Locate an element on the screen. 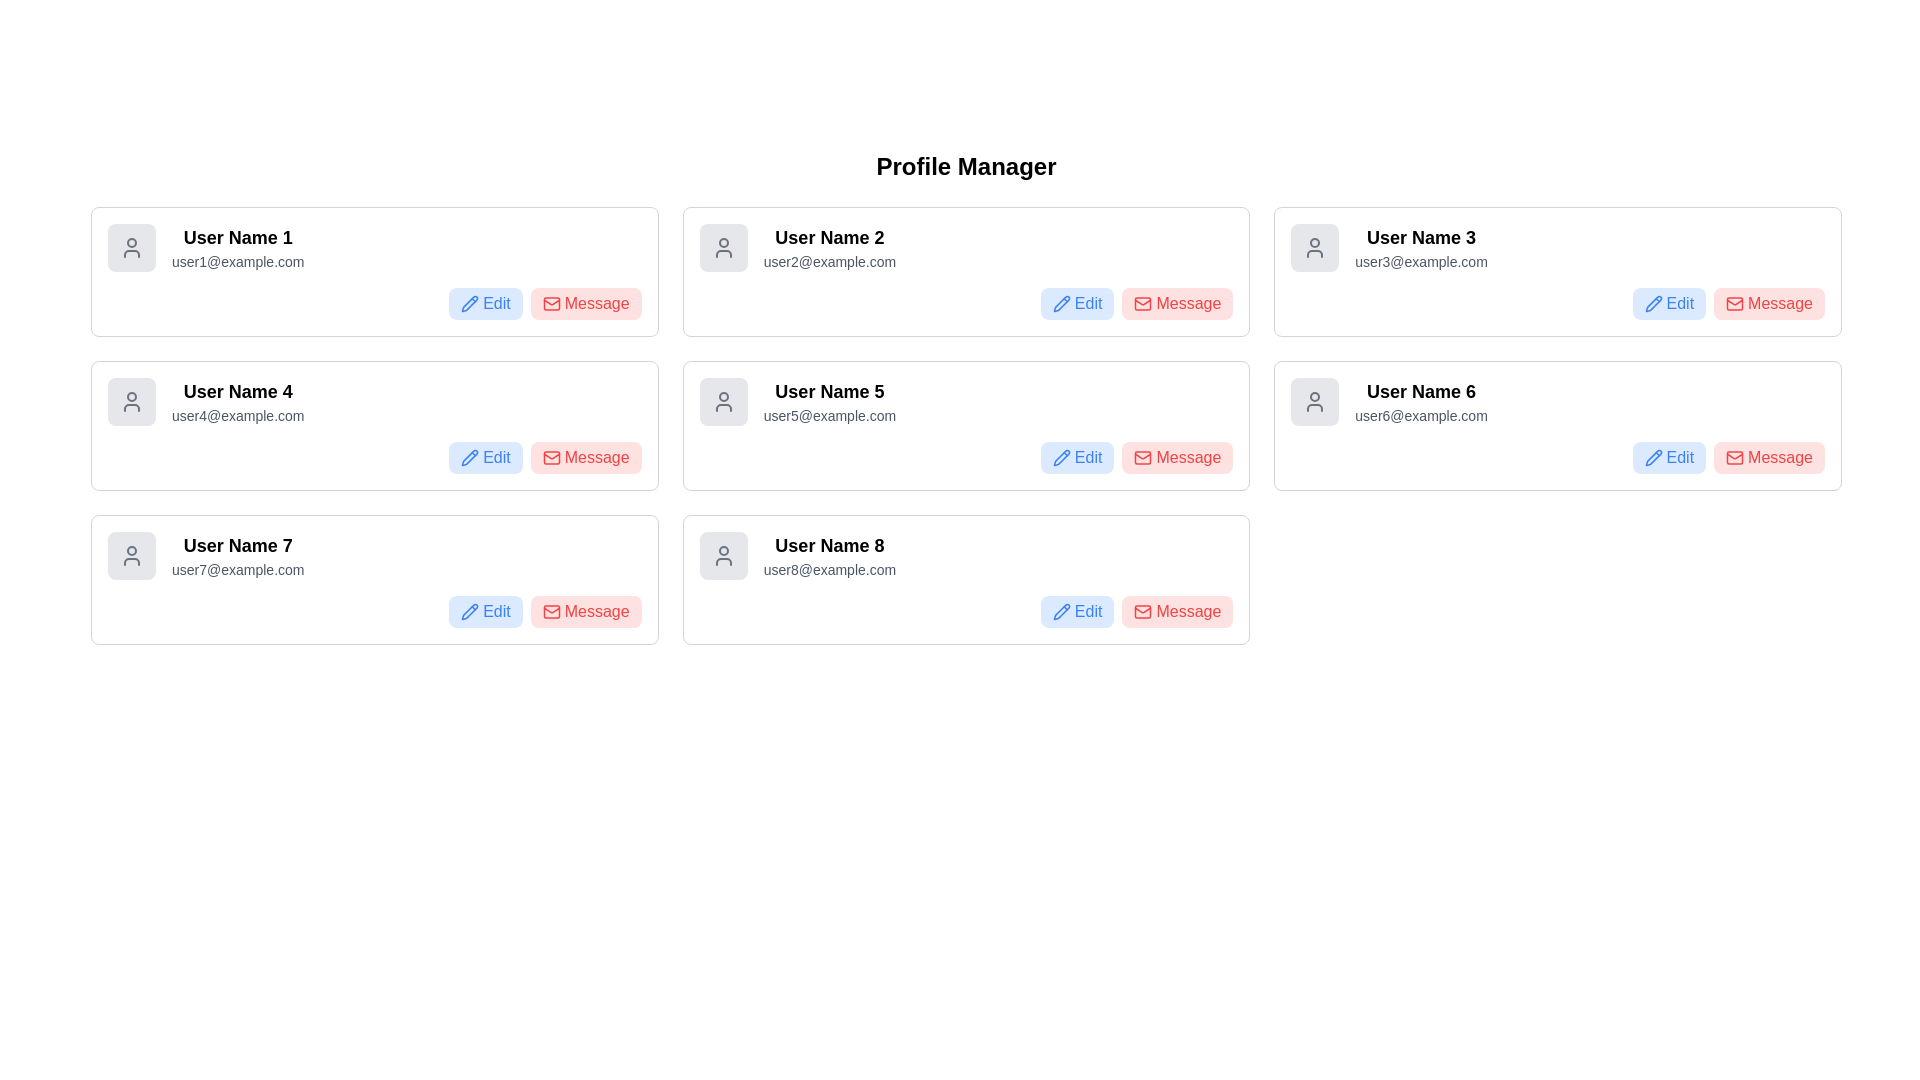 Image resolution: width=1920 pixels, height=1080 pixels. the static text display element that prominently shows 'User Name 6' in bold, black, serif-styled font, positioned at the top of the profile card is located at coordinates (1420, 392).